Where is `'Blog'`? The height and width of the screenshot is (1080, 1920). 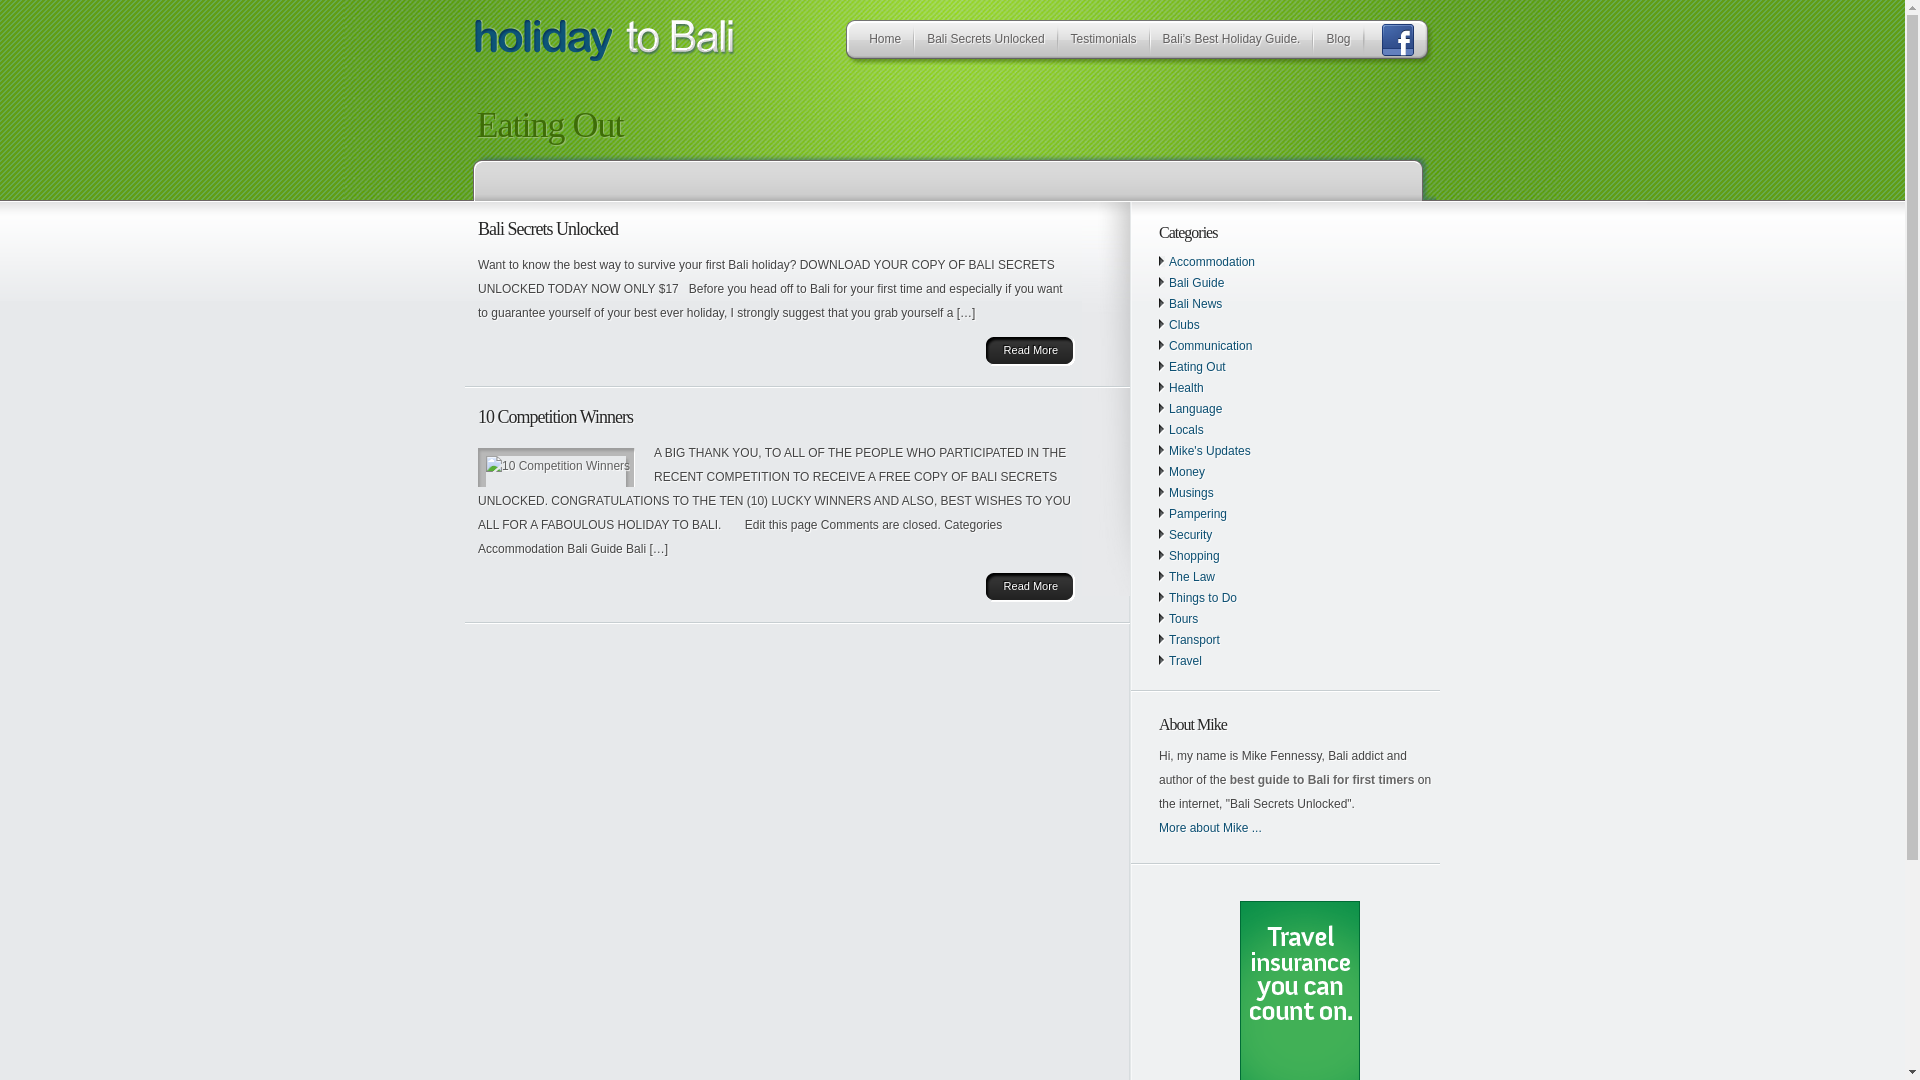 'Blog' is located at coordinates (1338, 42).